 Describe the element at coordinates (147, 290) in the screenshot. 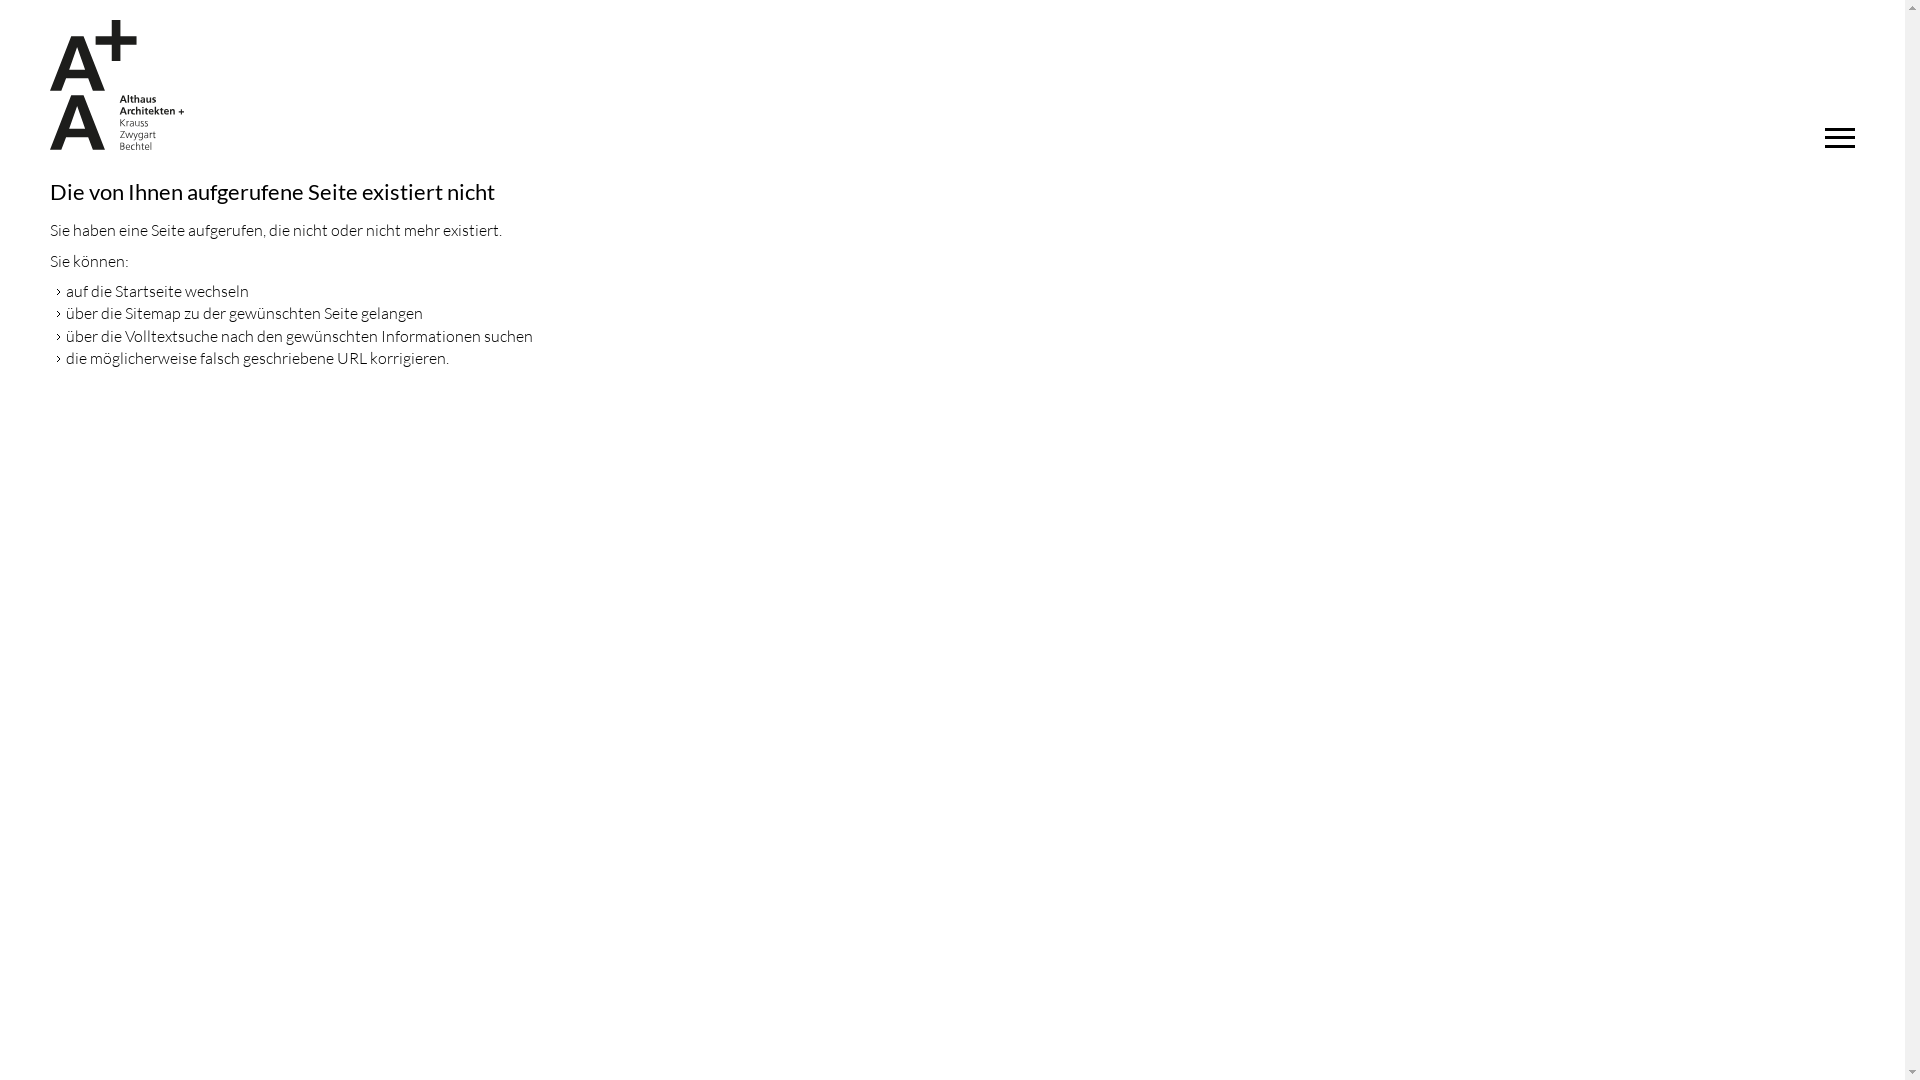

I see `'Startseite'` at that location.